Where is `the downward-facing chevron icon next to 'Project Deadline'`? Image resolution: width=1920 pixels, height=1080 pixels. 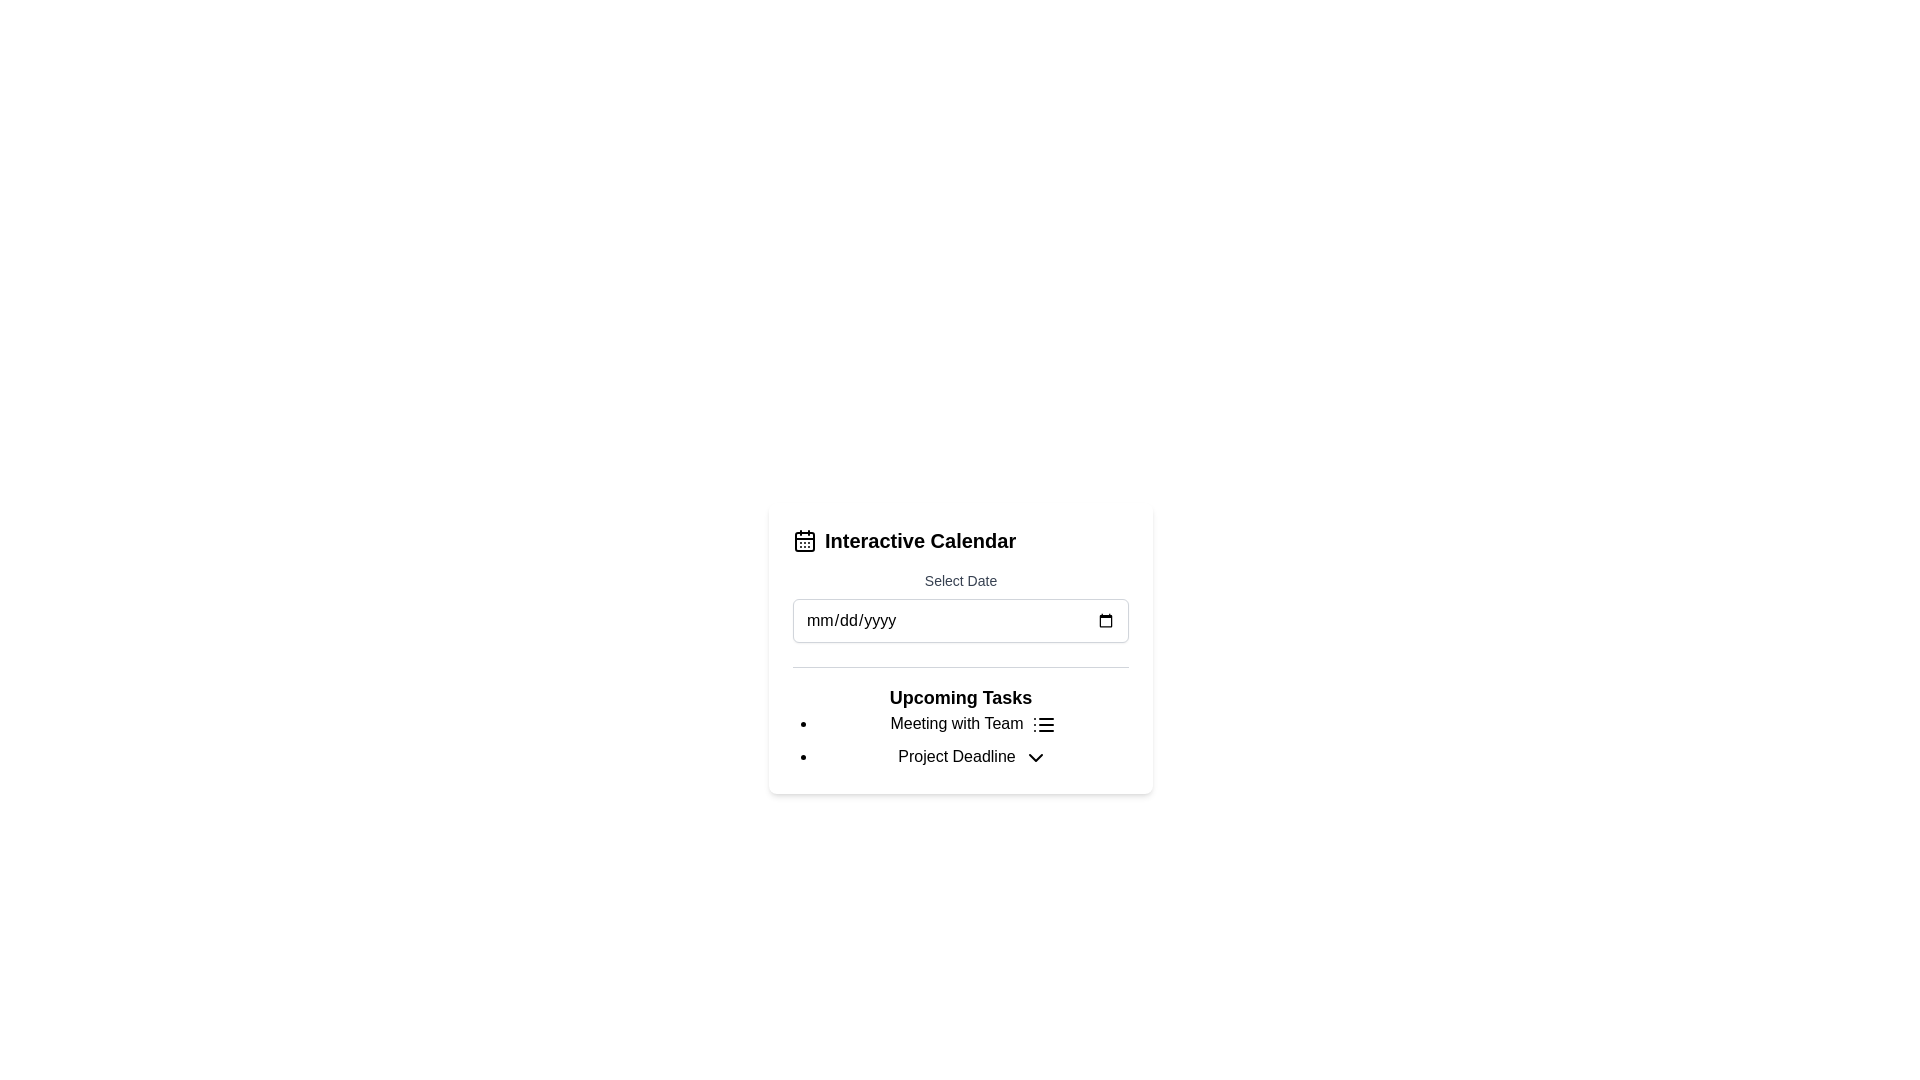 the downward-facing chevron icon next to 'Project Deadline' is located at coordinates (1035, 757).